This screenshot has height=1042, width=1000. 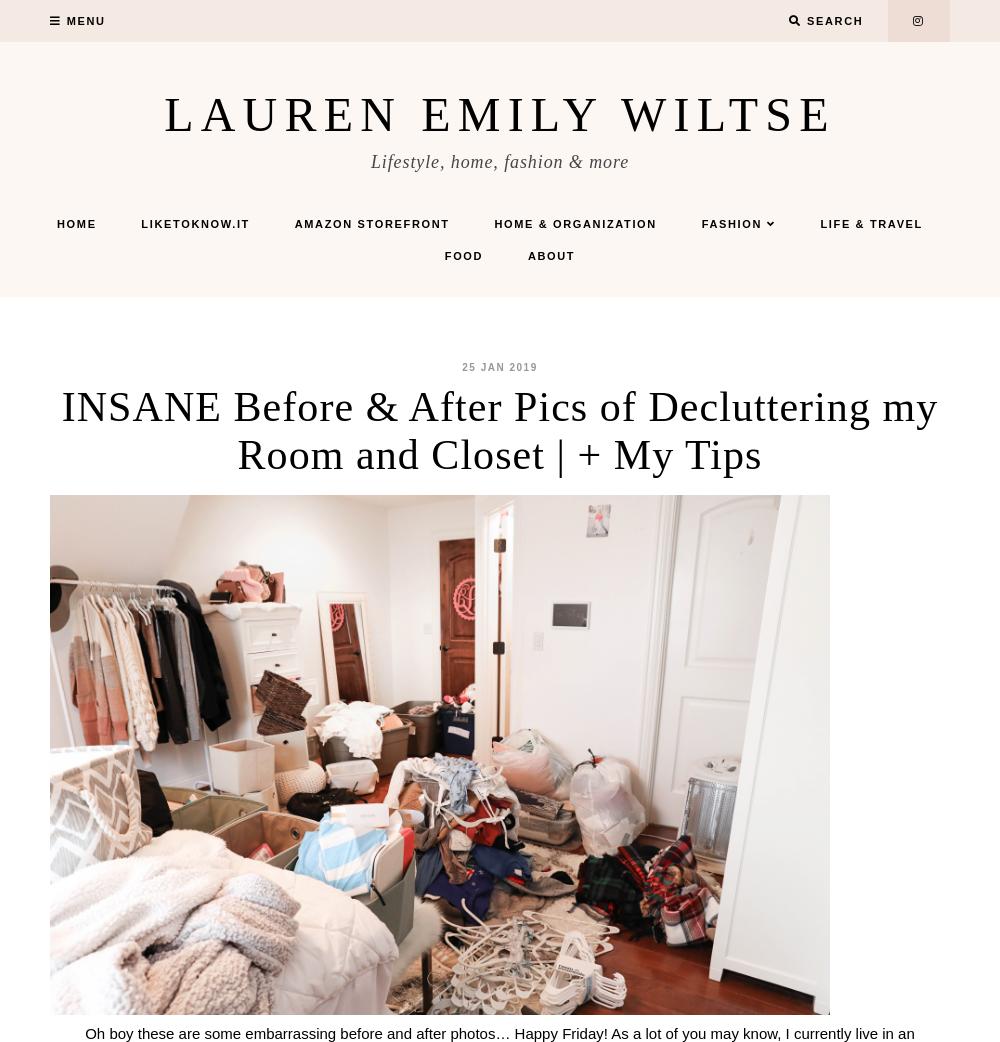 I want to click on 'Home & Organization', so click(x=574, y=223).